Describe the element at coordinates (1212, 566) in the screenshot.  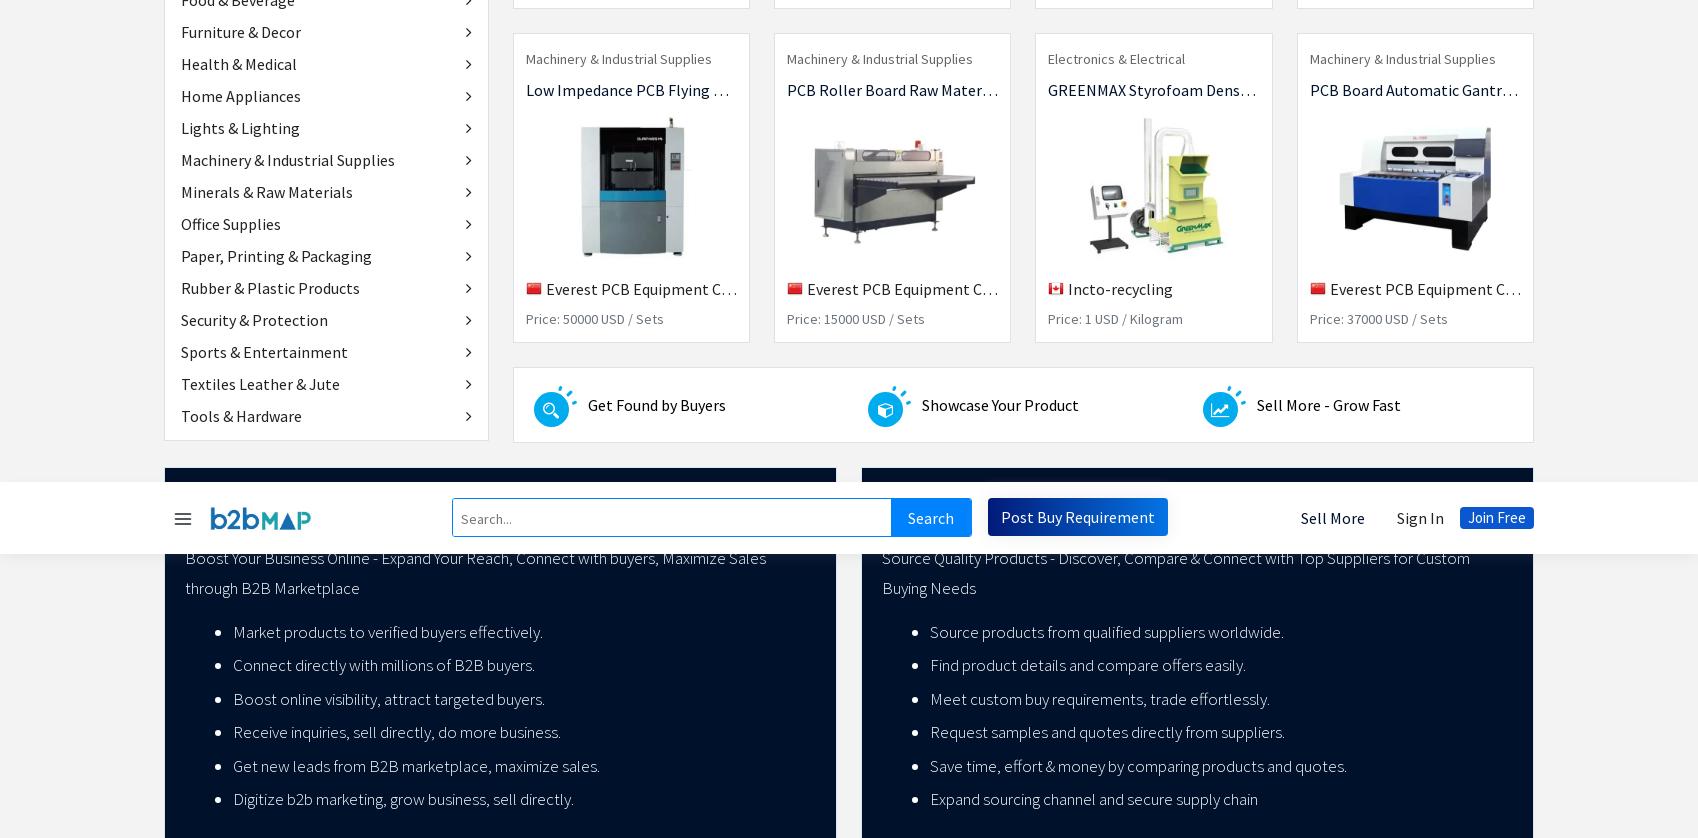
I see `'India'` at that location.